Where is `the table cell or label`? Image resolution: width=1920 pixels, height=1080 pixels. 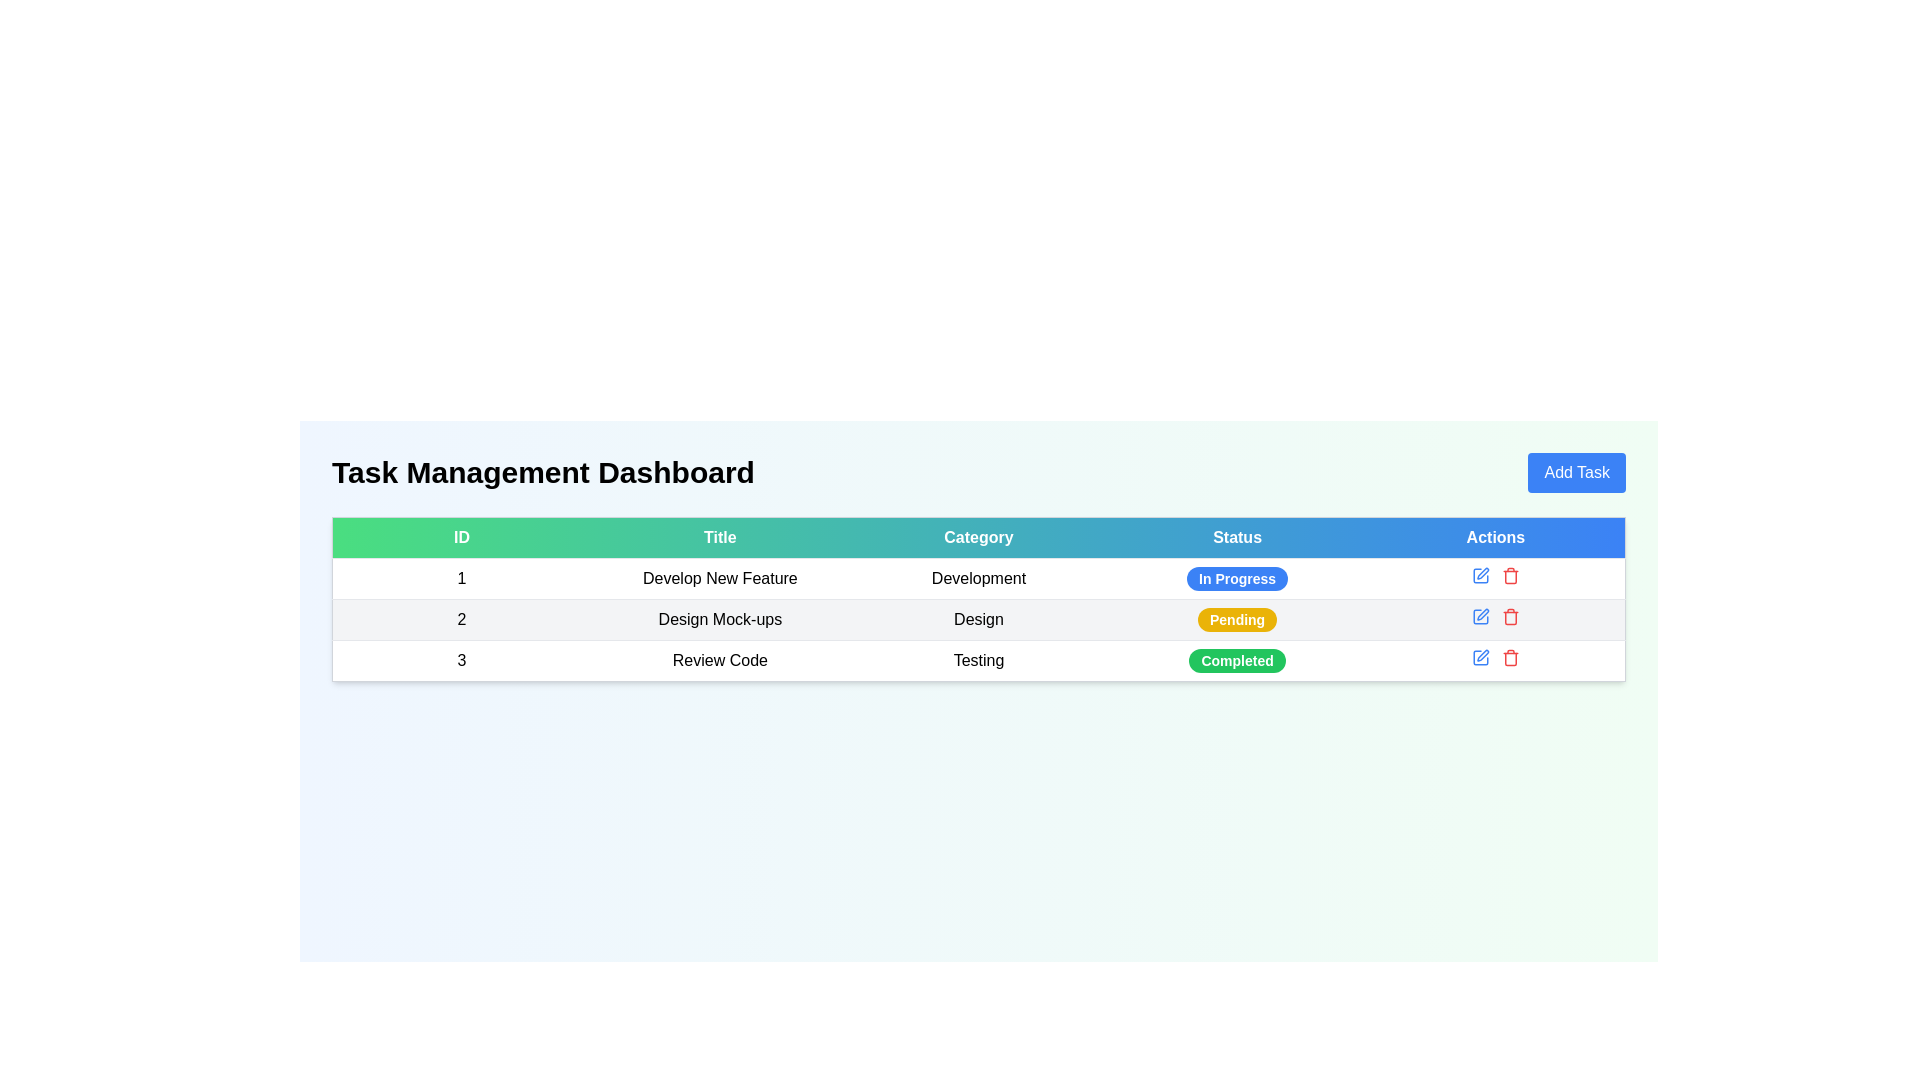
the table cell or label is located at coordinates (720, 660).